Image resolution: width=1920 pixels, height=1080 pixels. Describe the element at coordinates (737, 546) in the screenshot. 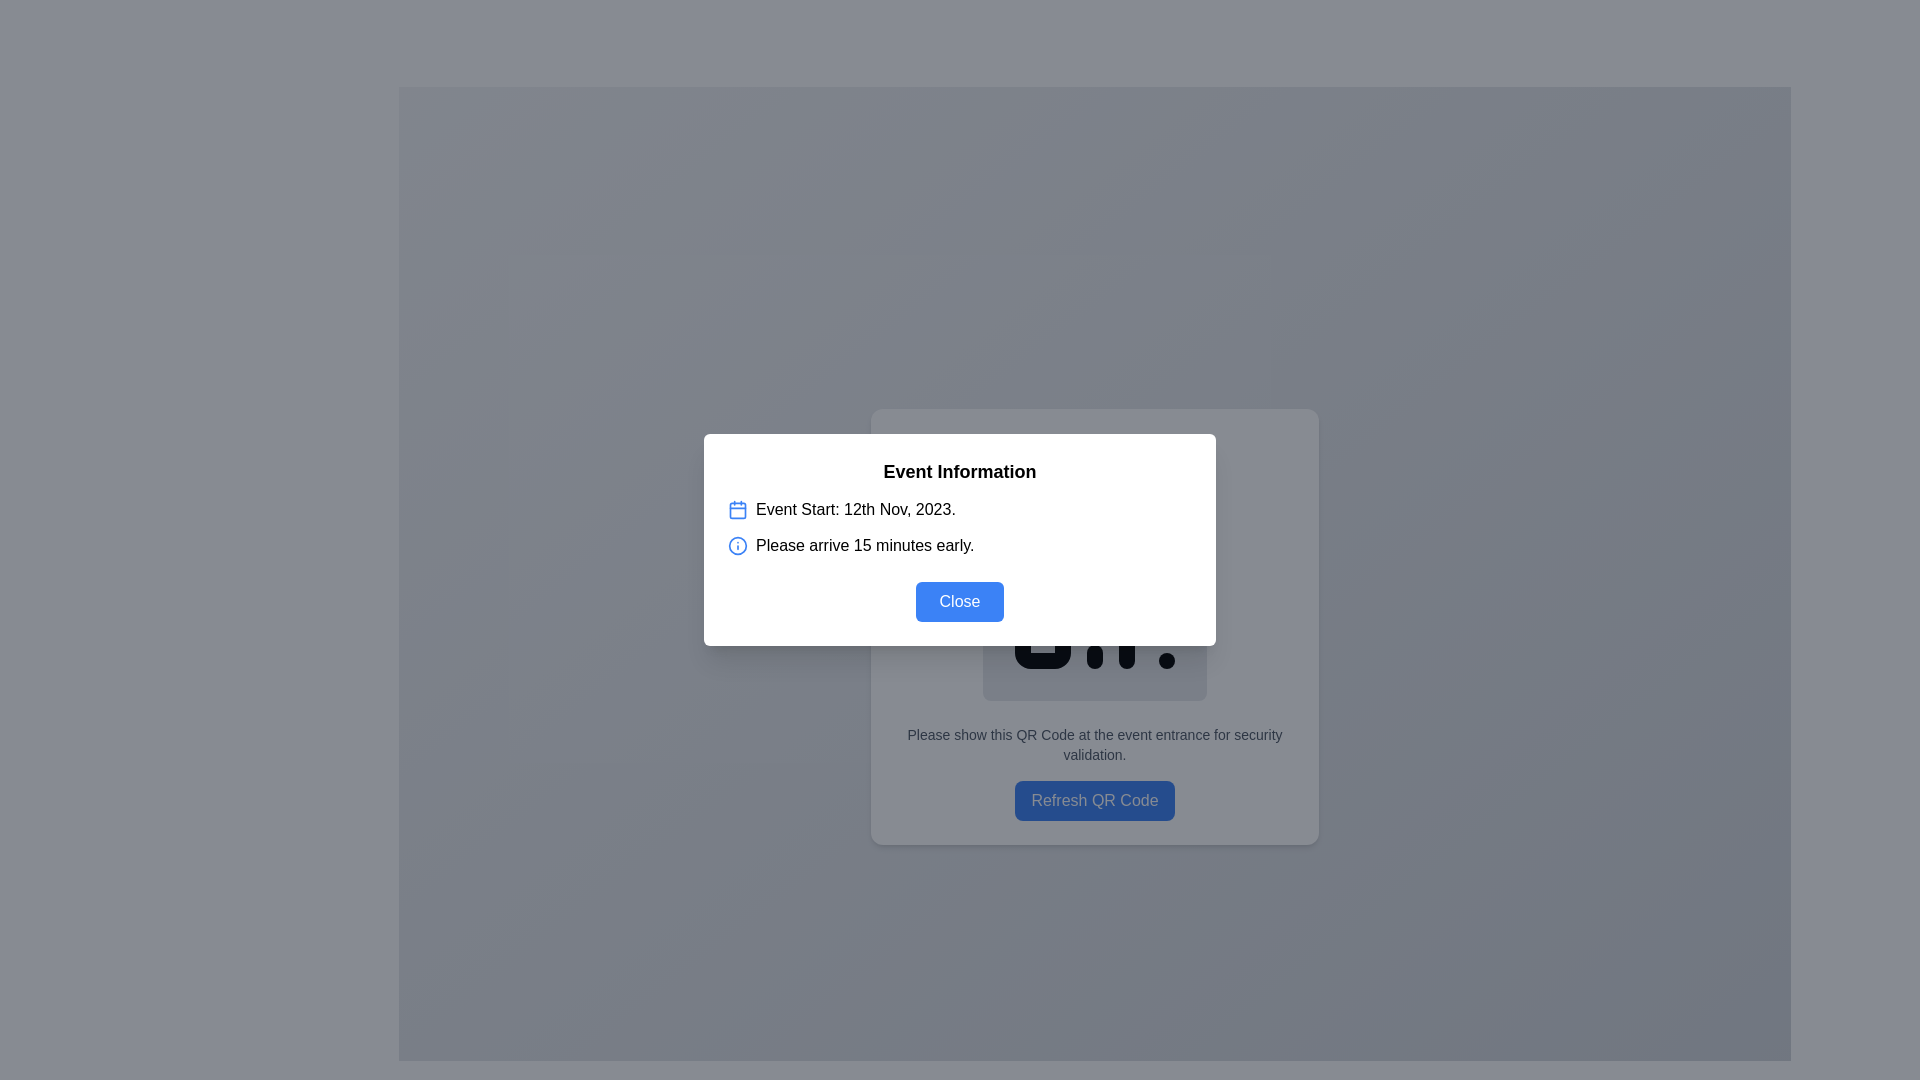

I see `the small circular icon with a blue outline and a white letter 'i' in the center, located to the left of the text 'Please arrive 15 minutes early'` at that location.